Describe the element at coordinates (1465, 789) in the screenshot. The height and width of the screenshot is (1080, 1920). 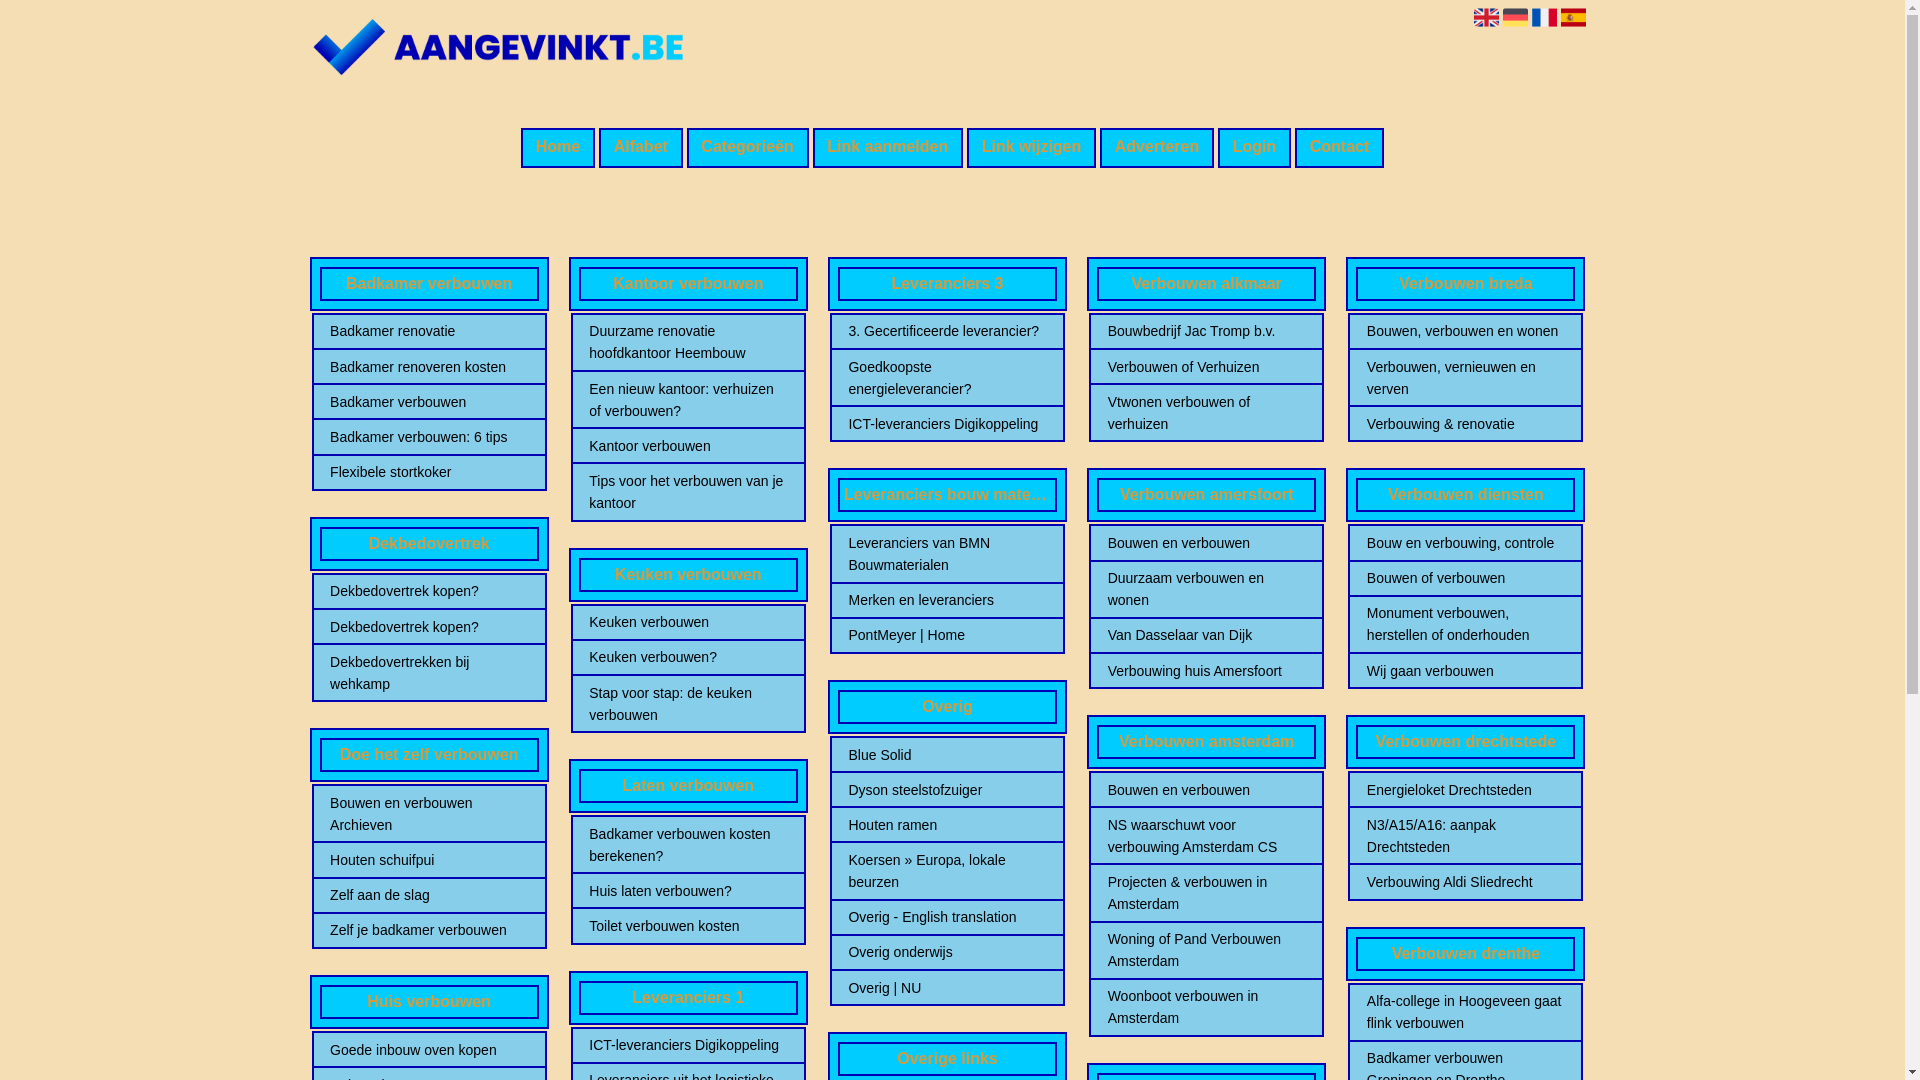
I see `'Energieloket Drechtsteden'` at that location.